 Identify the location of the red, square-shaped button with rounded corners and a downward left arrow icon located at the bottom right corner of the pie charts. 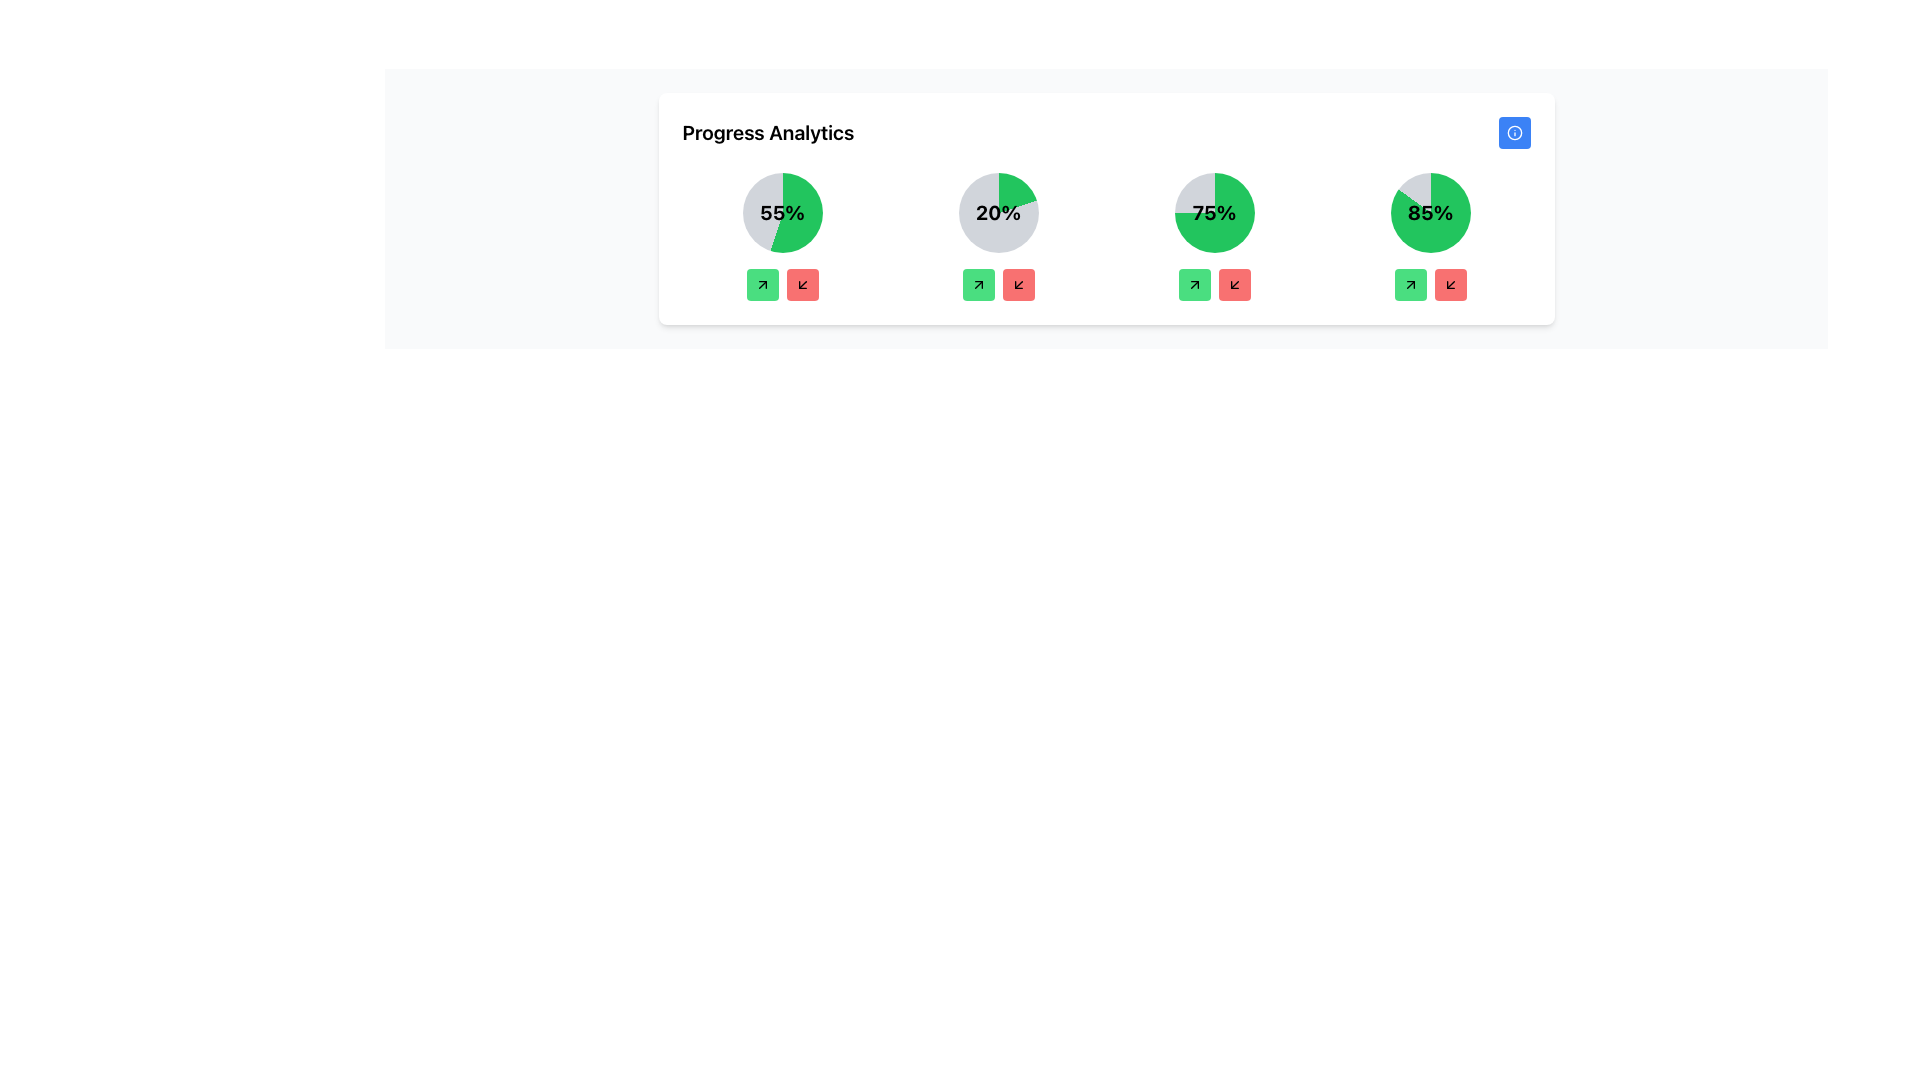
(1233, 285).